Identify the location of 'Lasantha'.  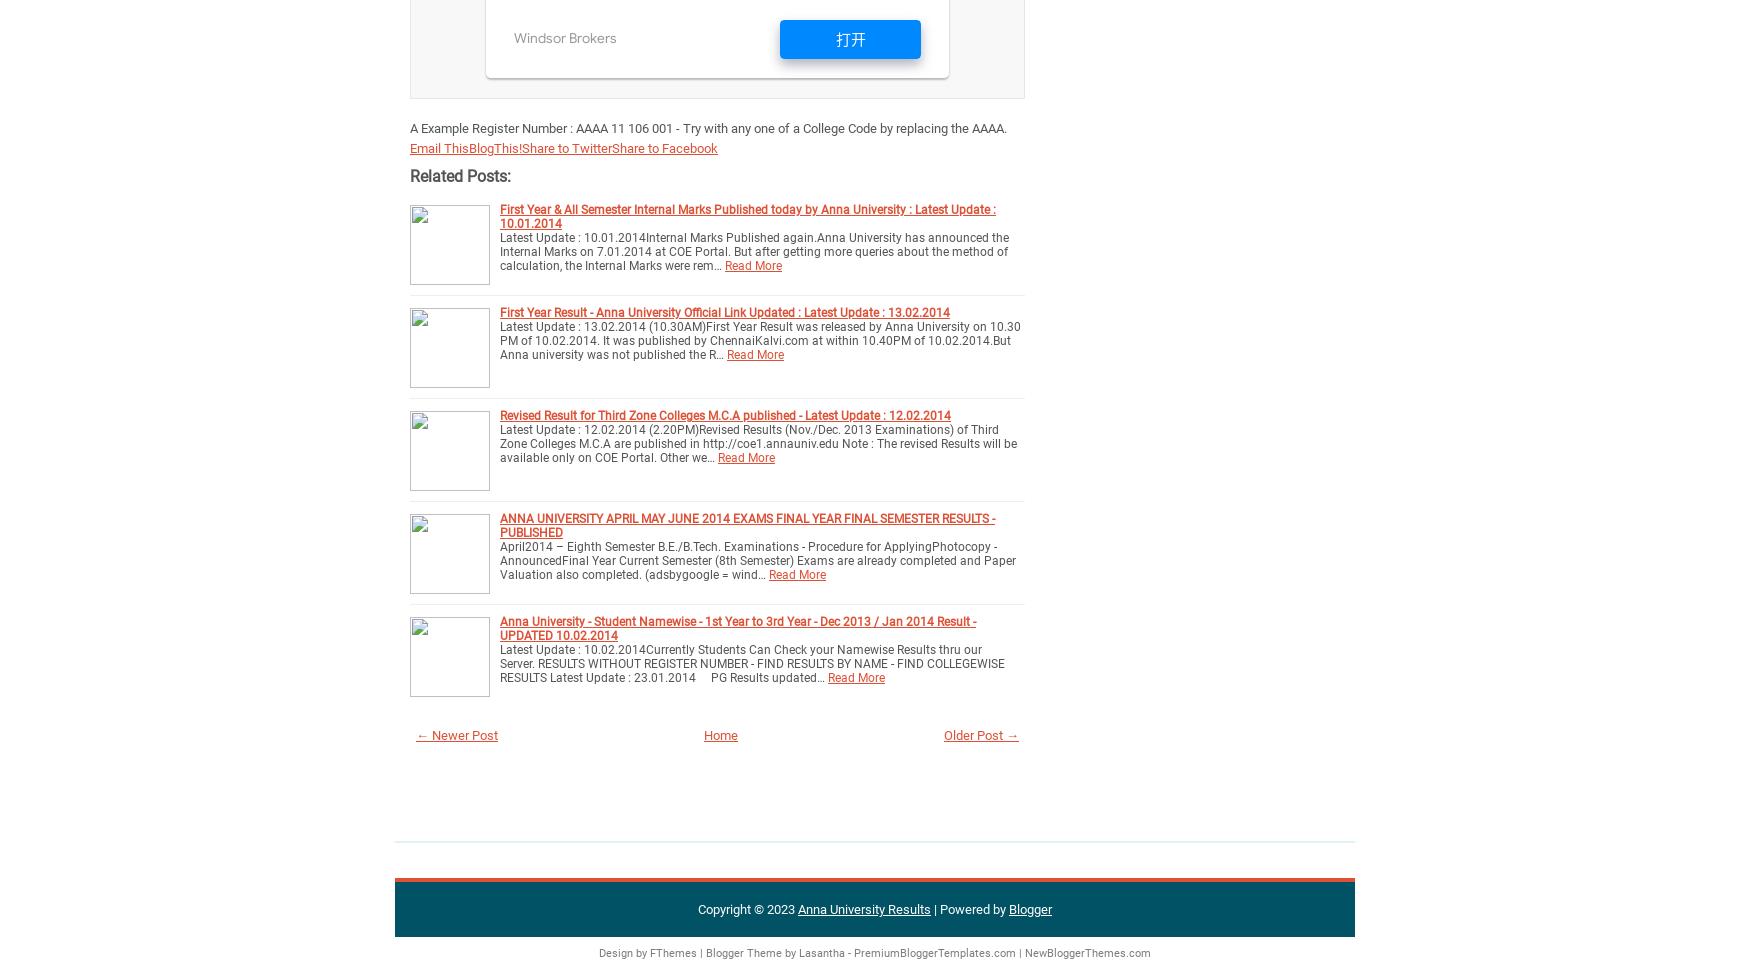
(821, 952).